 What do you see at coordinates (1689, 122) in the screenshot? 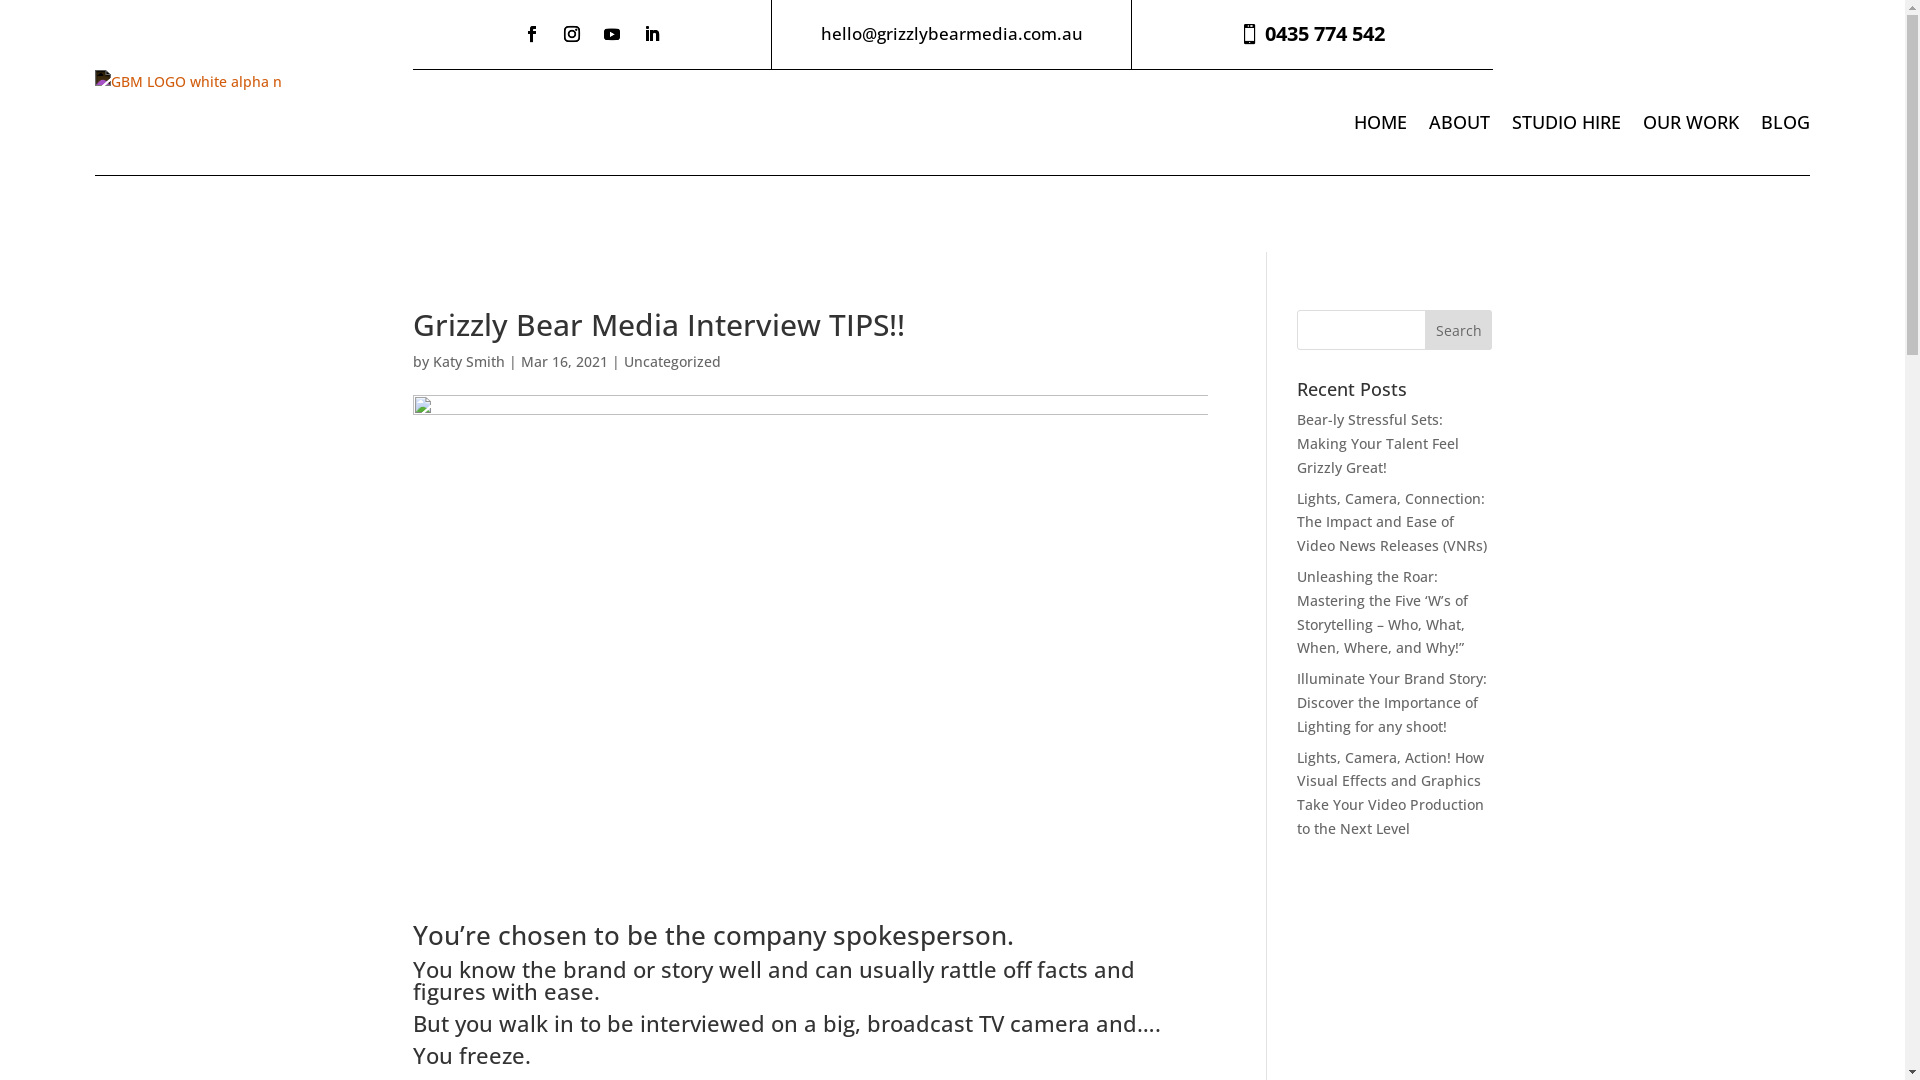
I see `'OUR WORK'` at bounding box center [1689, 122].